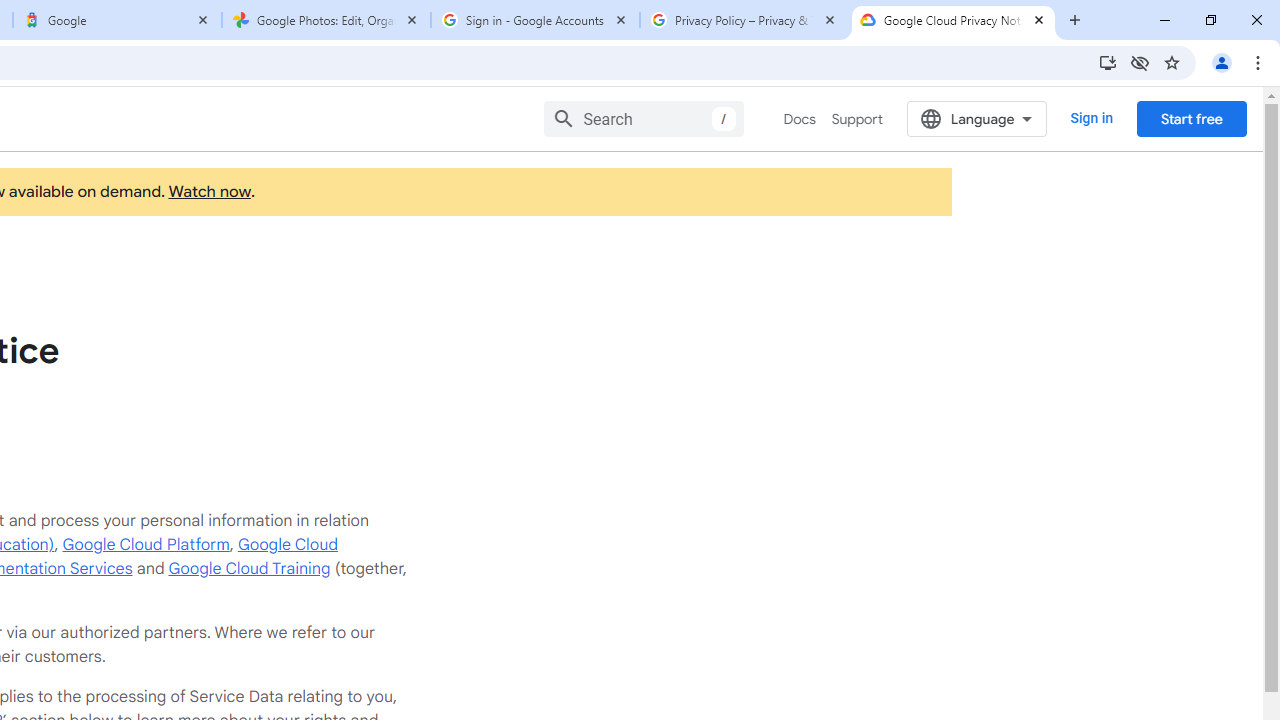 The height and width of the screenshot is (720, 1280). What do you see at coordinates (856, 119) in the screenshot?
I see `'Support'` at bounding box center [856, 119].